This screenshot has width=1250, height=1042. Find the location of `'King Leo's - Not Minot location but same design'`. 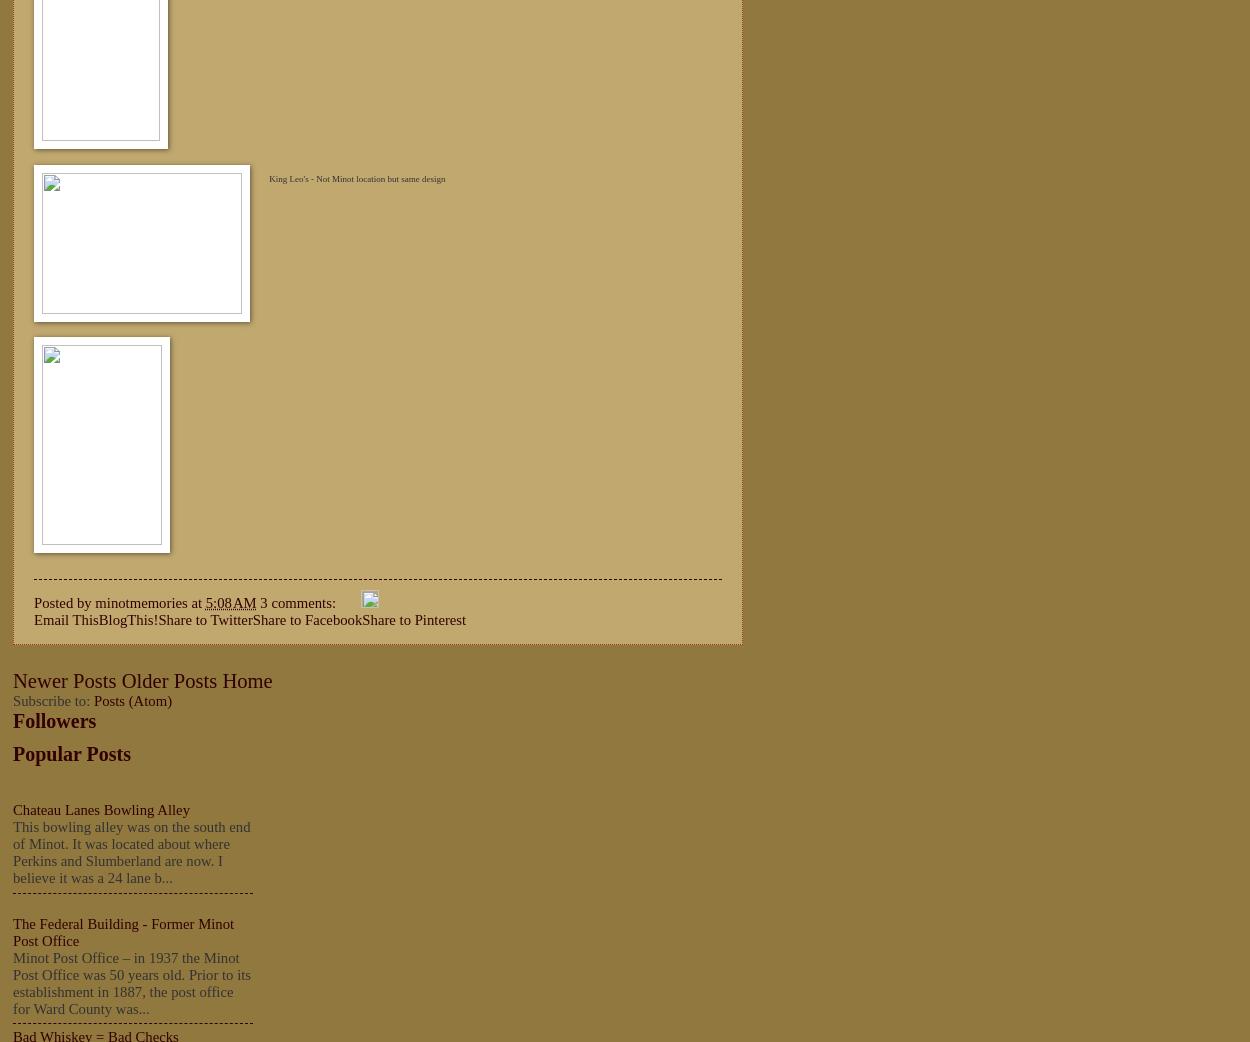

'King Leo's - Not Minot location but same design' is located at coordinates (356, 176).